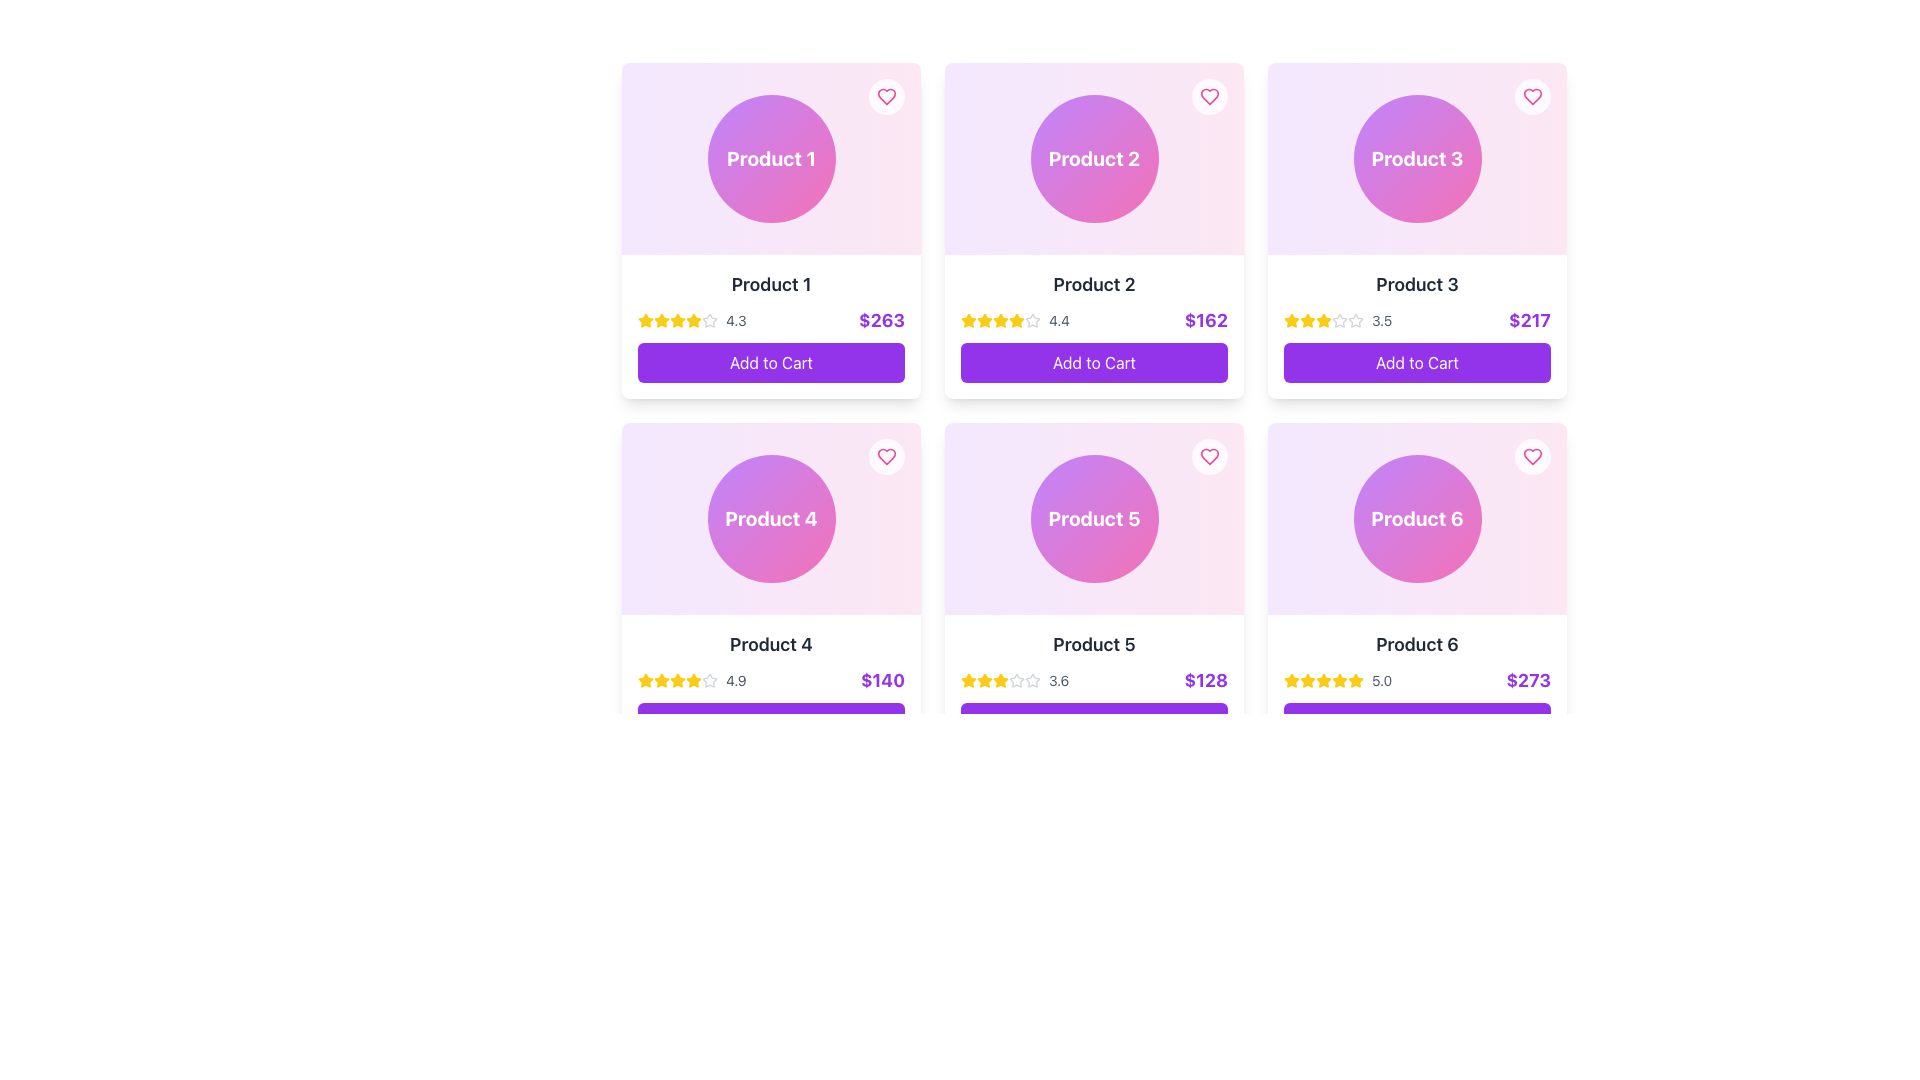 The width and height of the screenshot is (1920, 1080). What do you see at coordinates (1093, 722) in the screenshot?
I see `the button to add 'Product 5' to the shopping cart, located at the bottom center of the product card, beneath the price label of '$128'` at bounding box center [1093, 722].